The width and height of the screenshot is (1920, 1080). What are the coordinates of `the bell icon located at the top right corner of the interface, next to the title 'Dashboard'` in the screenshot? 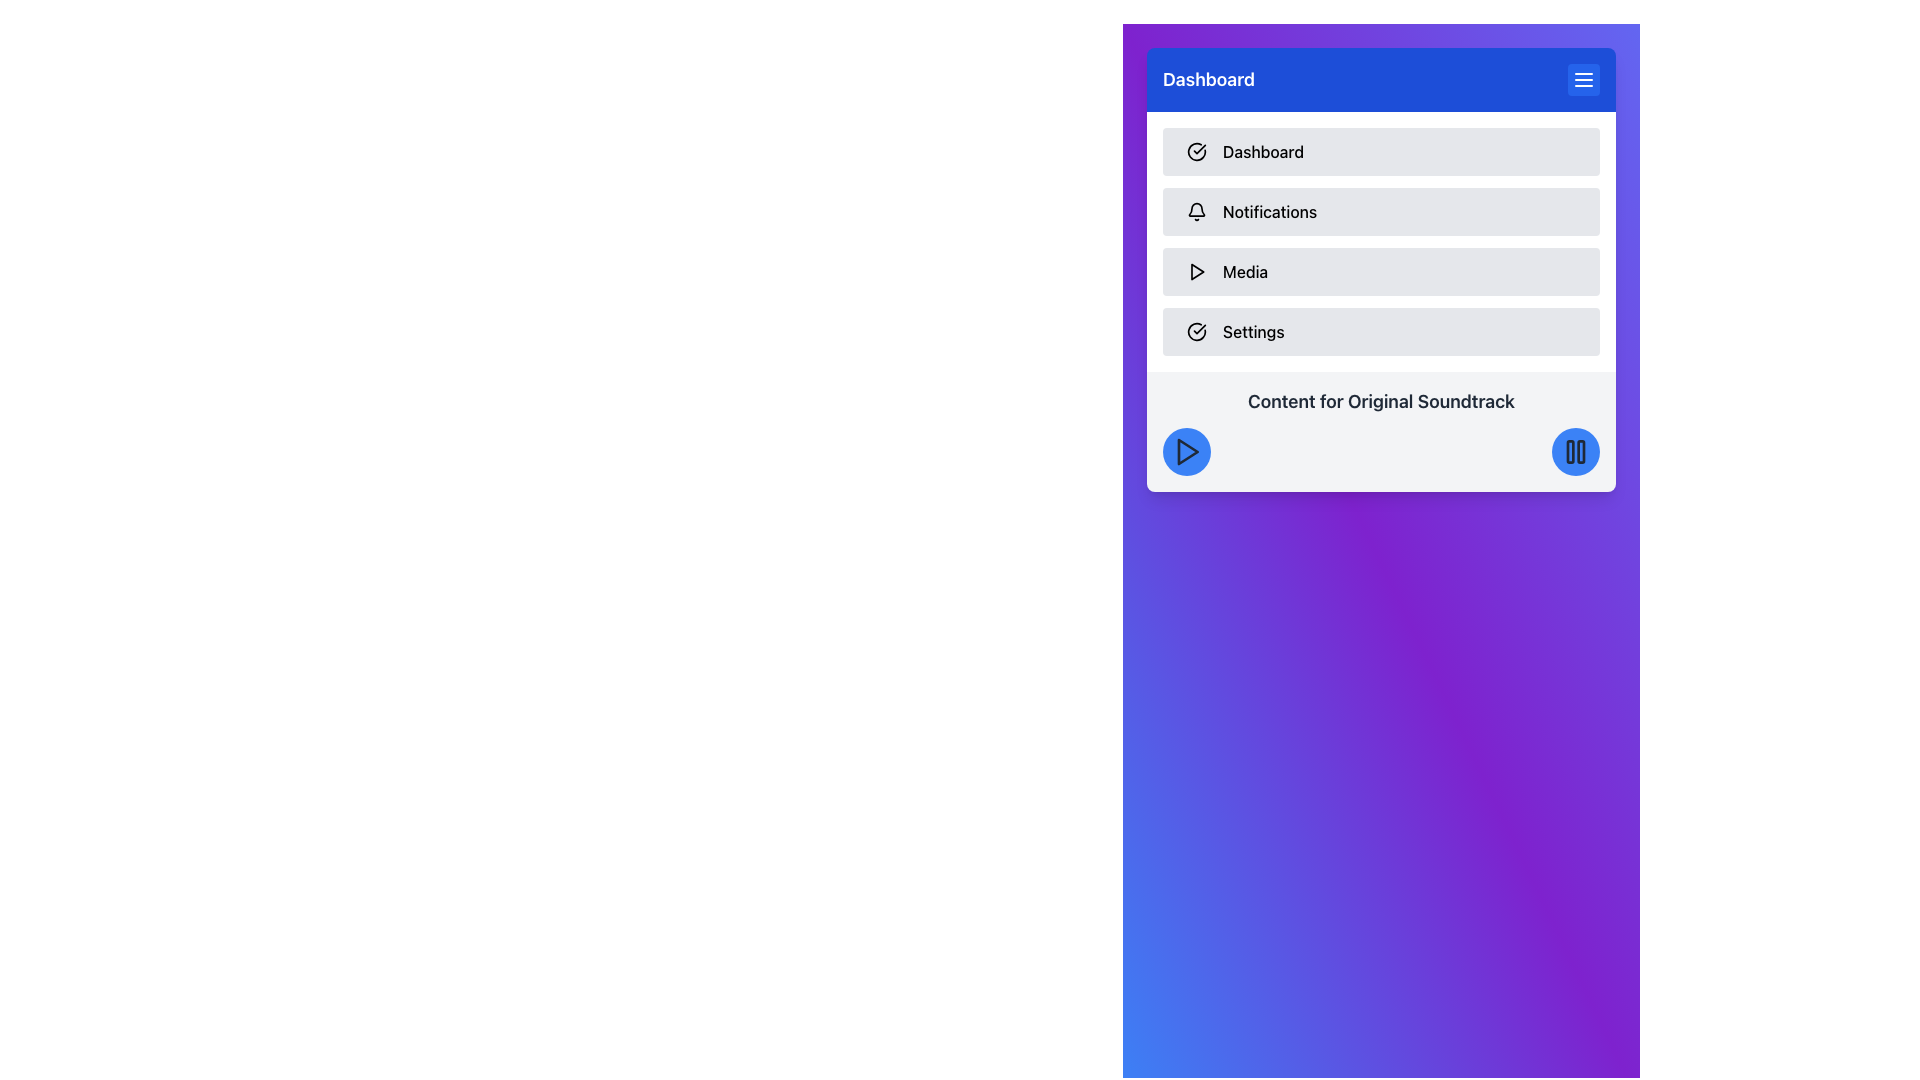 It's located at (1196, 209).